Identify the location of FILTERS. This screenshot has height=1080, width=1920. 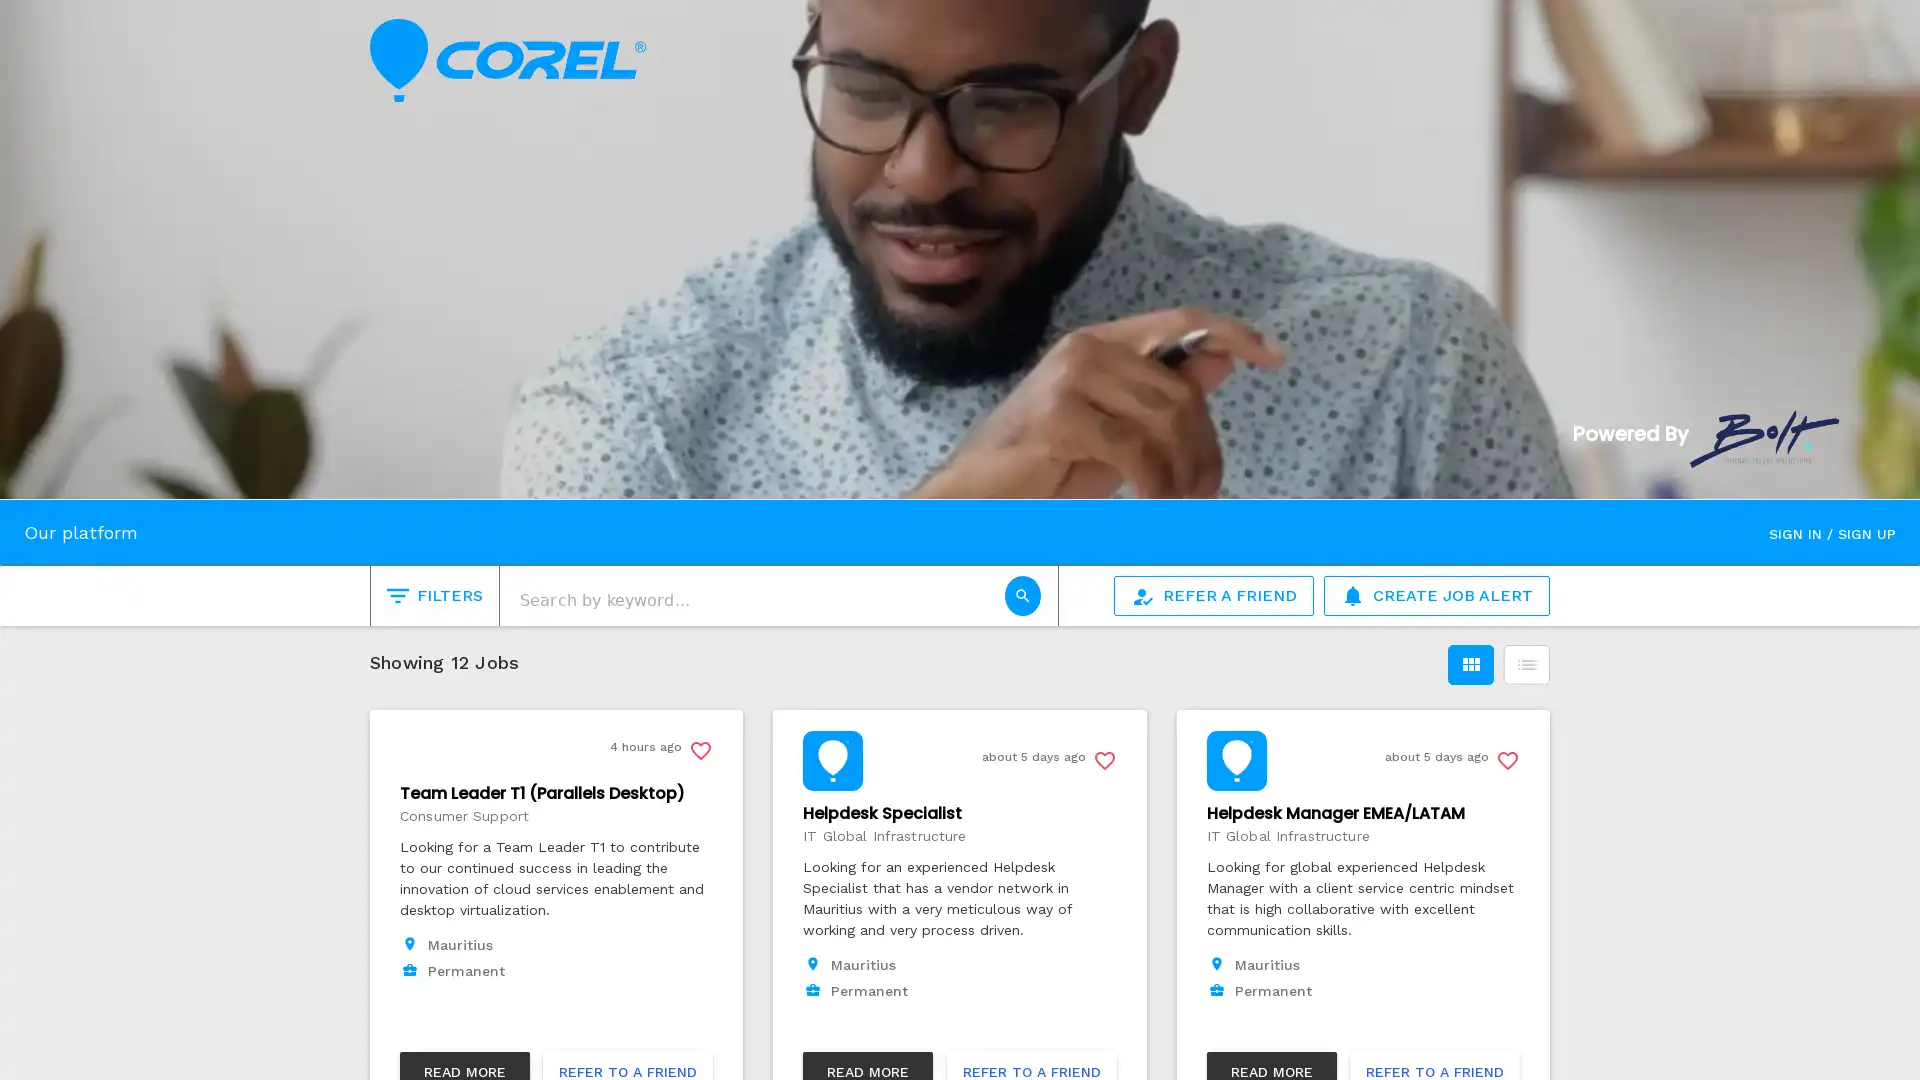
(434, 595).